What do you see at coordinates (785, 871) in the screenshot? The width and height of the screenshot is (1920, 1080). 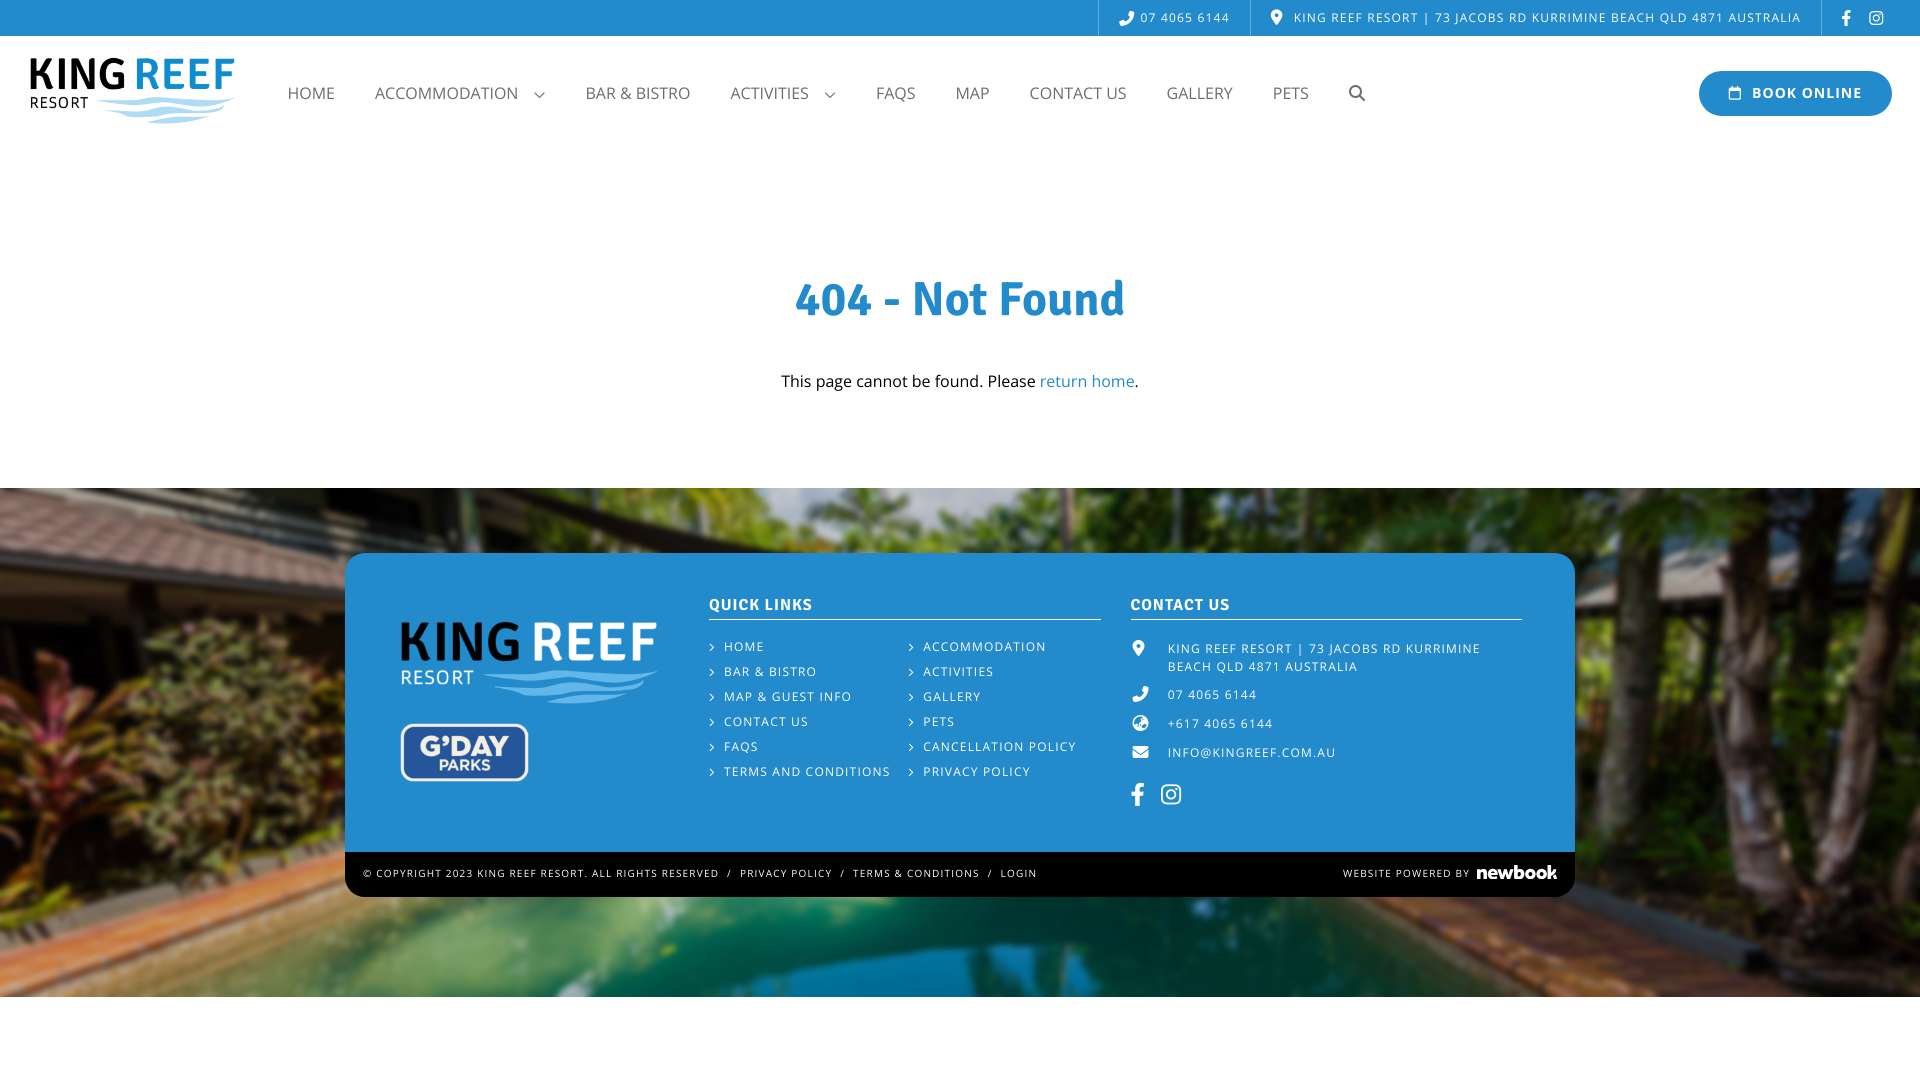 I see `'PRIVACY POLICY'` at bounding box center [785, 871].